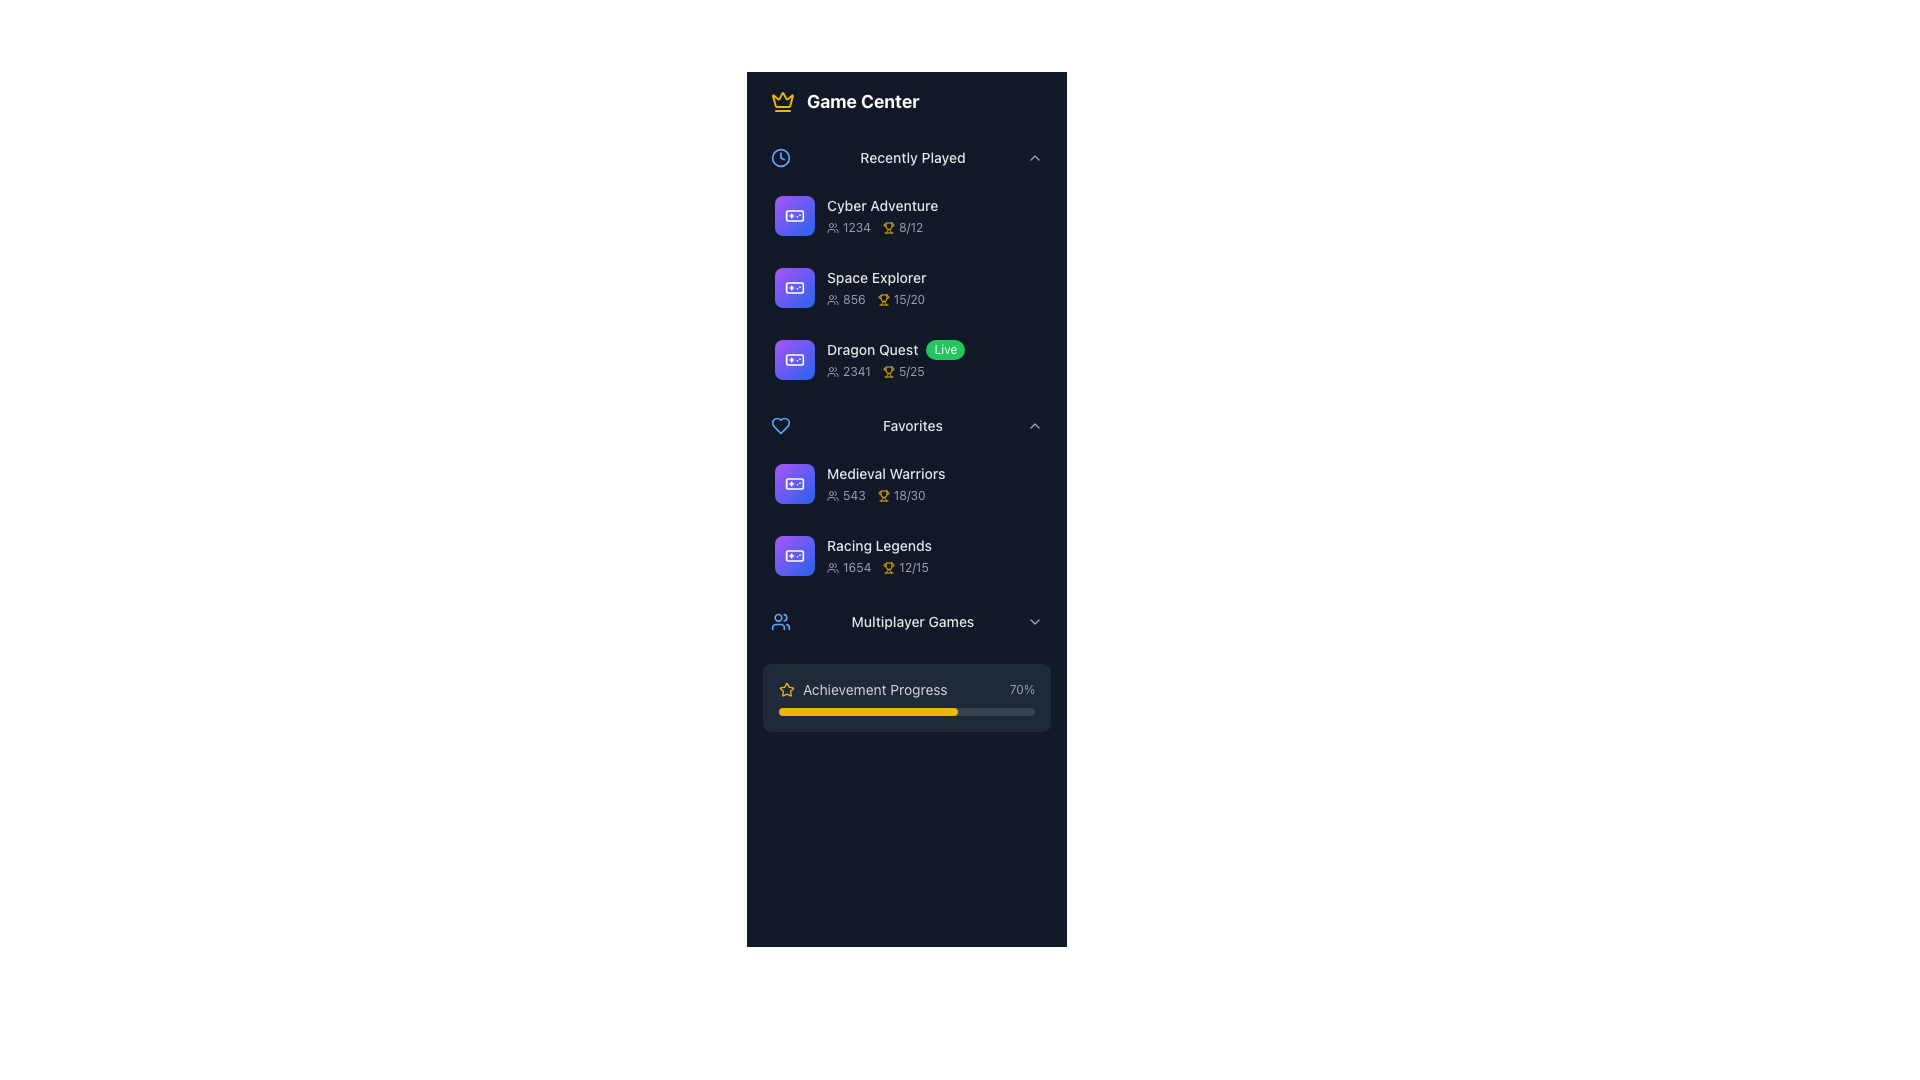 This screenshot has height=1080, width=1920. I want to click on the decorative graphic element at the center of the game controller icon located in the sidebar next to the 'Medieval Warriors' title under the 'Favorites' section, so click(794, 483).